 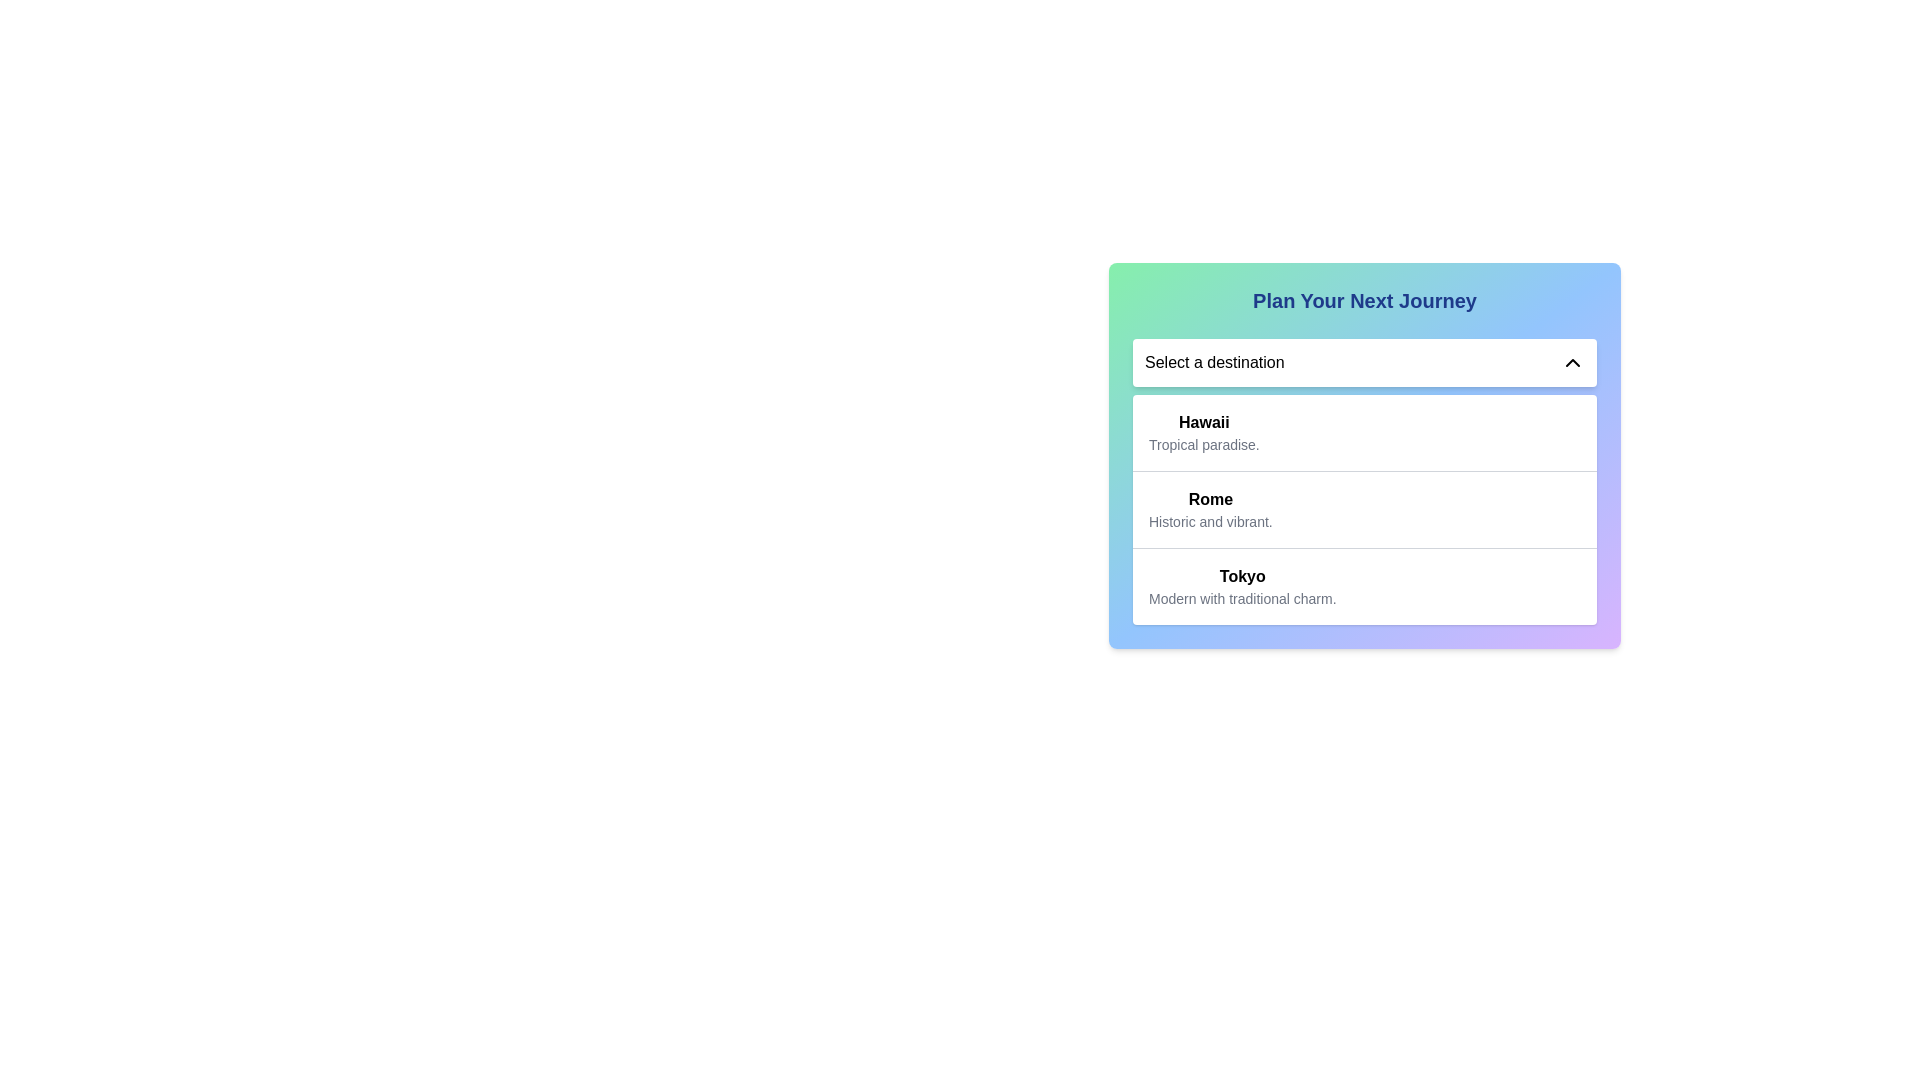 I want to click on the static text label element stating 'Tropical paradise.' located under the main label 'Hawaii' within the dropdown interface titled 'Plan Your Next Journey.', so click(x=1203, y=443).